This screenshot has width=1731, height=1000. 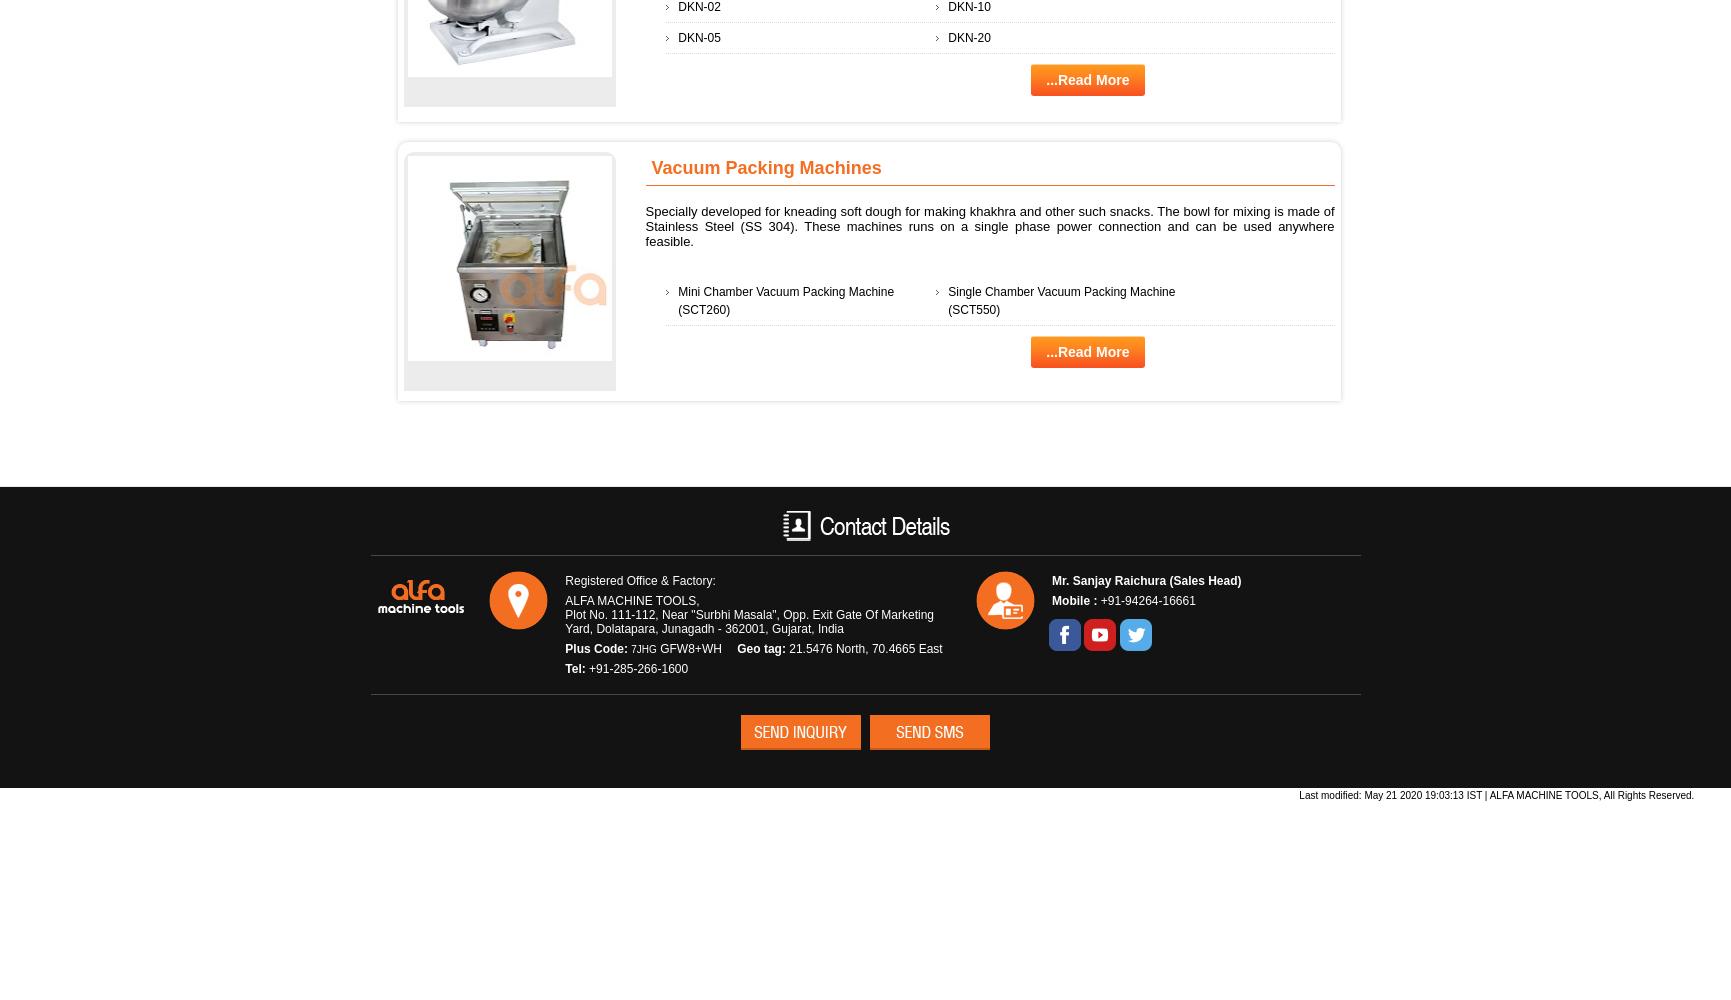 What do you see at coordinates (698, 37) in the screenshot?
I see `'DKN-05'` at bounding box center [698, 37].